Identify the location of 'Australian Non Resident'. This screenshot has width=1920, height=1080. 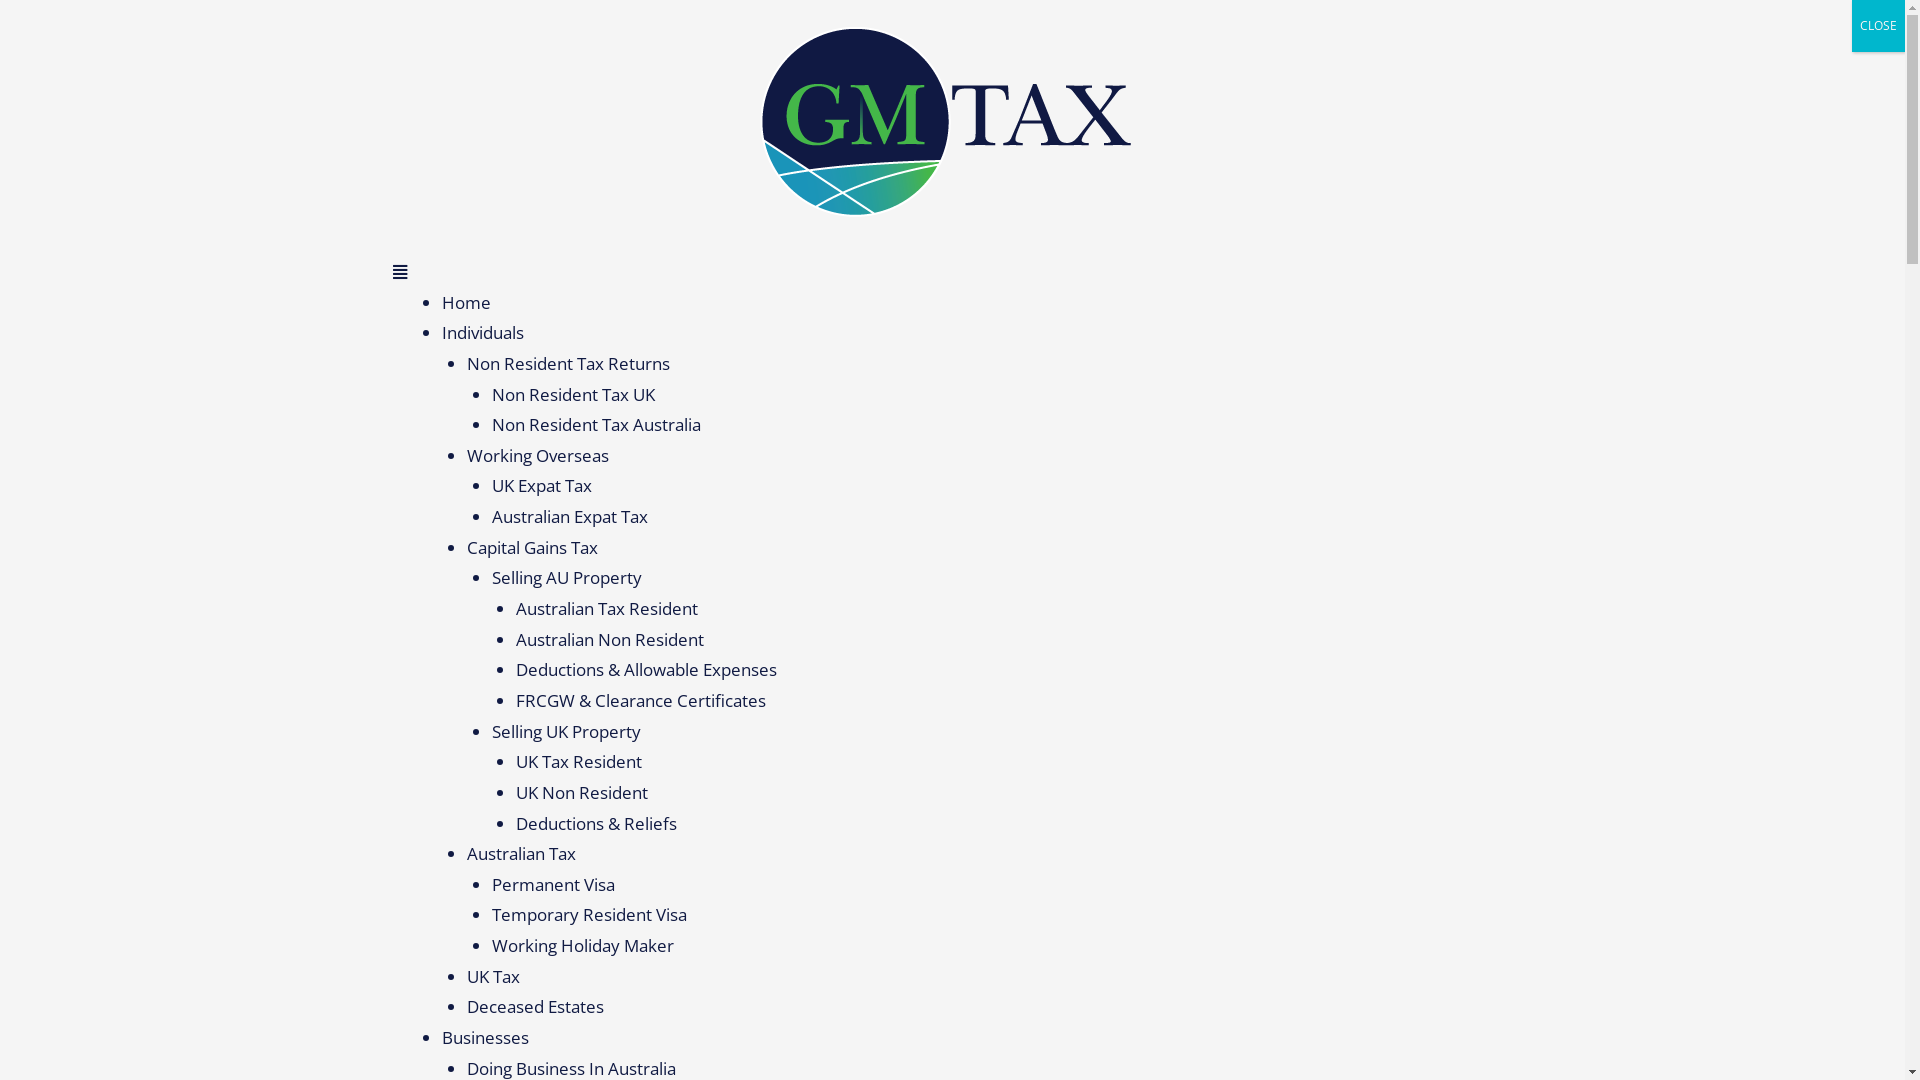
(608, 639).